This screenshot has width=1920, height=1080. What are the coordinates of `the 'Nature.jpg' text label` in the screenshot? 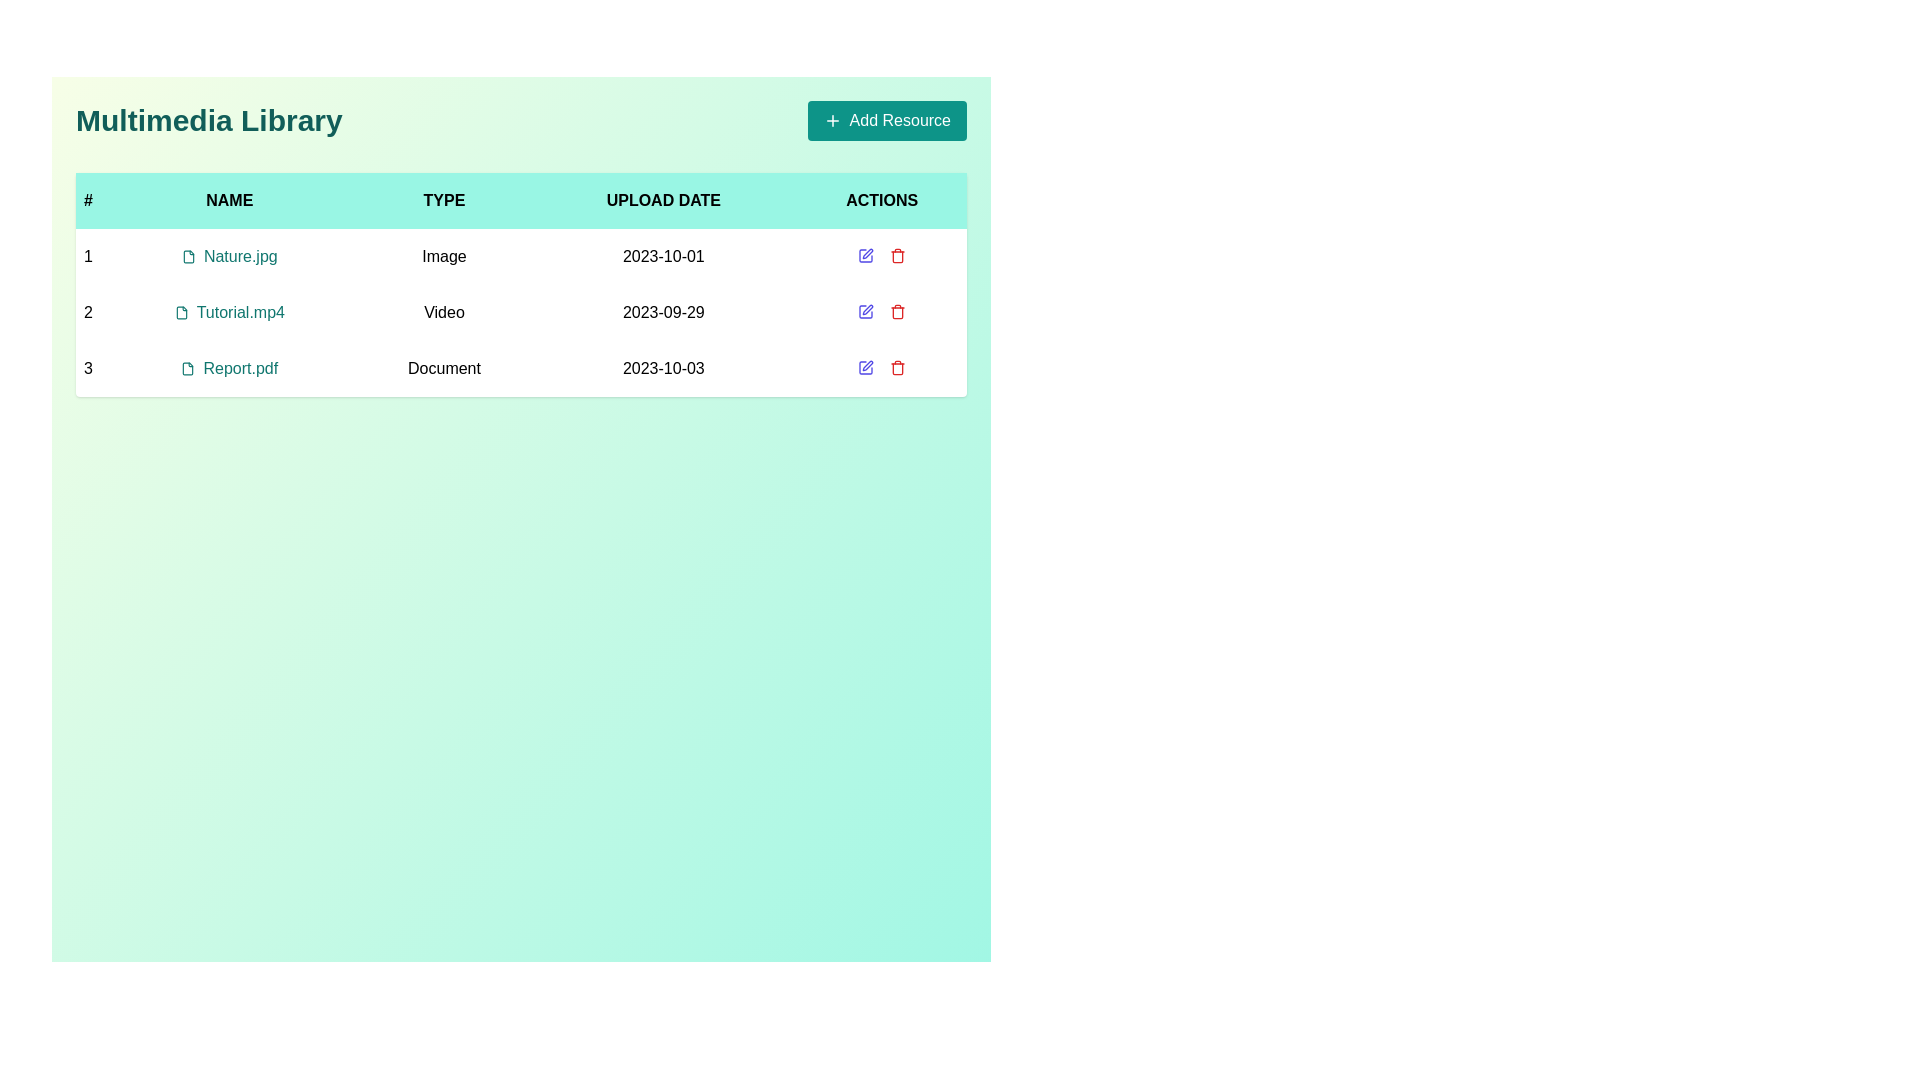 It's located at (229, 256).